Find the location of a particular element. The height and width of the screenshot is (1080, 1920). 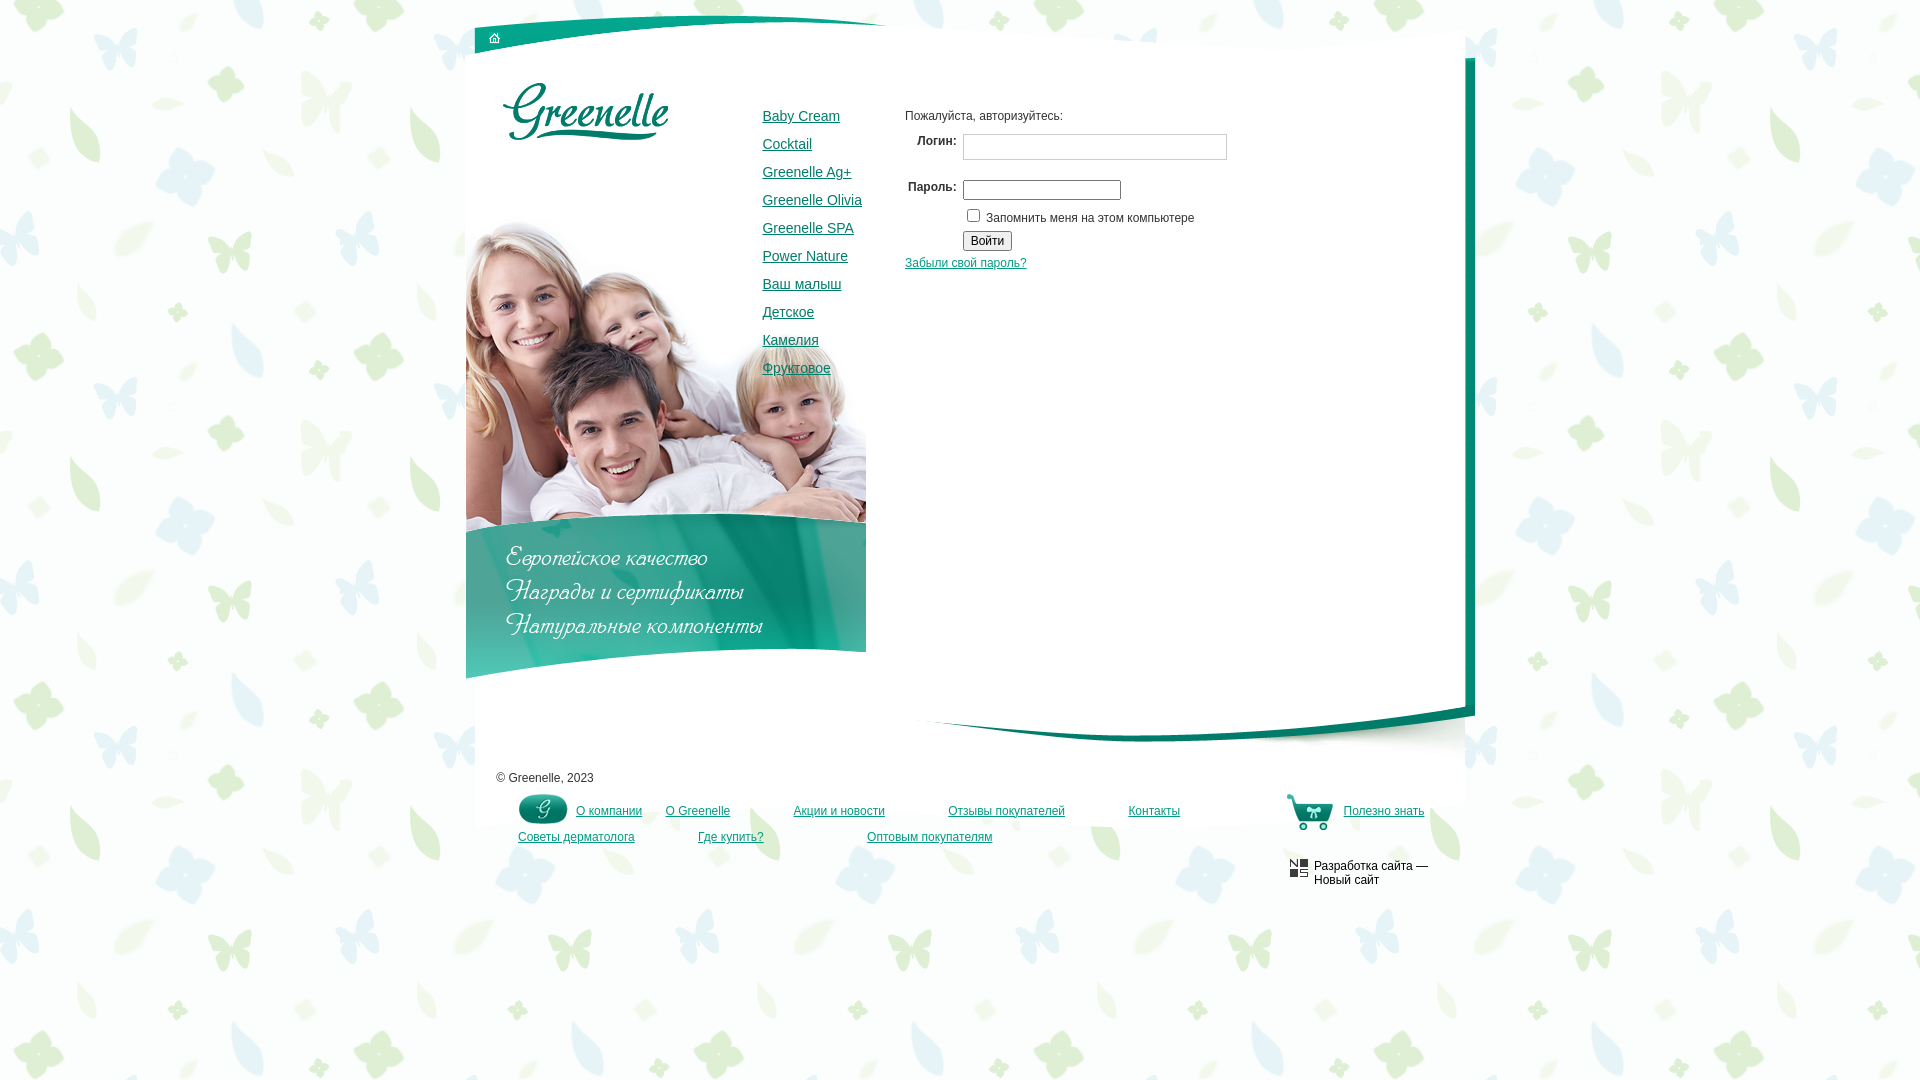

'Greenelle SPA' is located at coordinates (811, 226).